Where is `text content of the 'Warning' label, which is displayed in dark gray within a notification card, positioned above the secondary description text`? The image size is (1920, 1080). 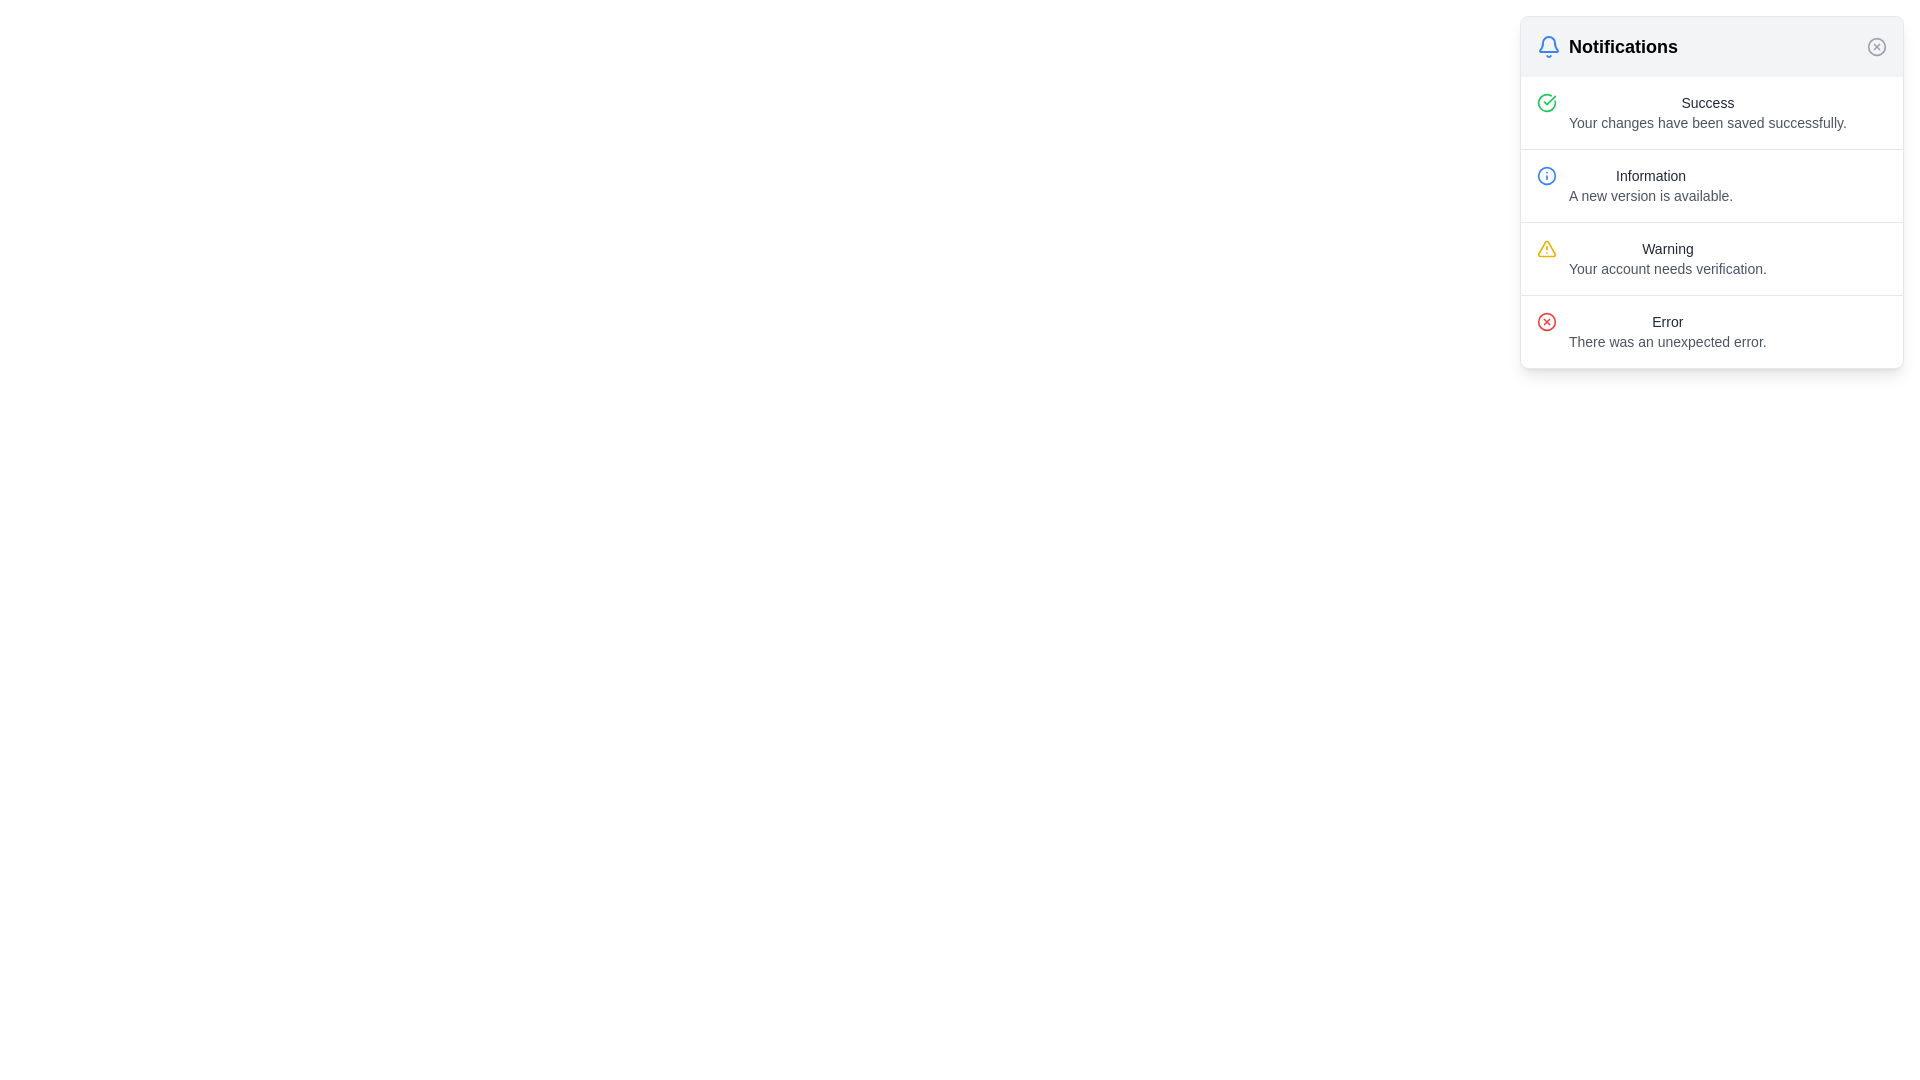 text content of the 'Warning' label, which is displayed in dark gray within a notification card, positioned above the secondary description text is located at coordinates (1667, 248).